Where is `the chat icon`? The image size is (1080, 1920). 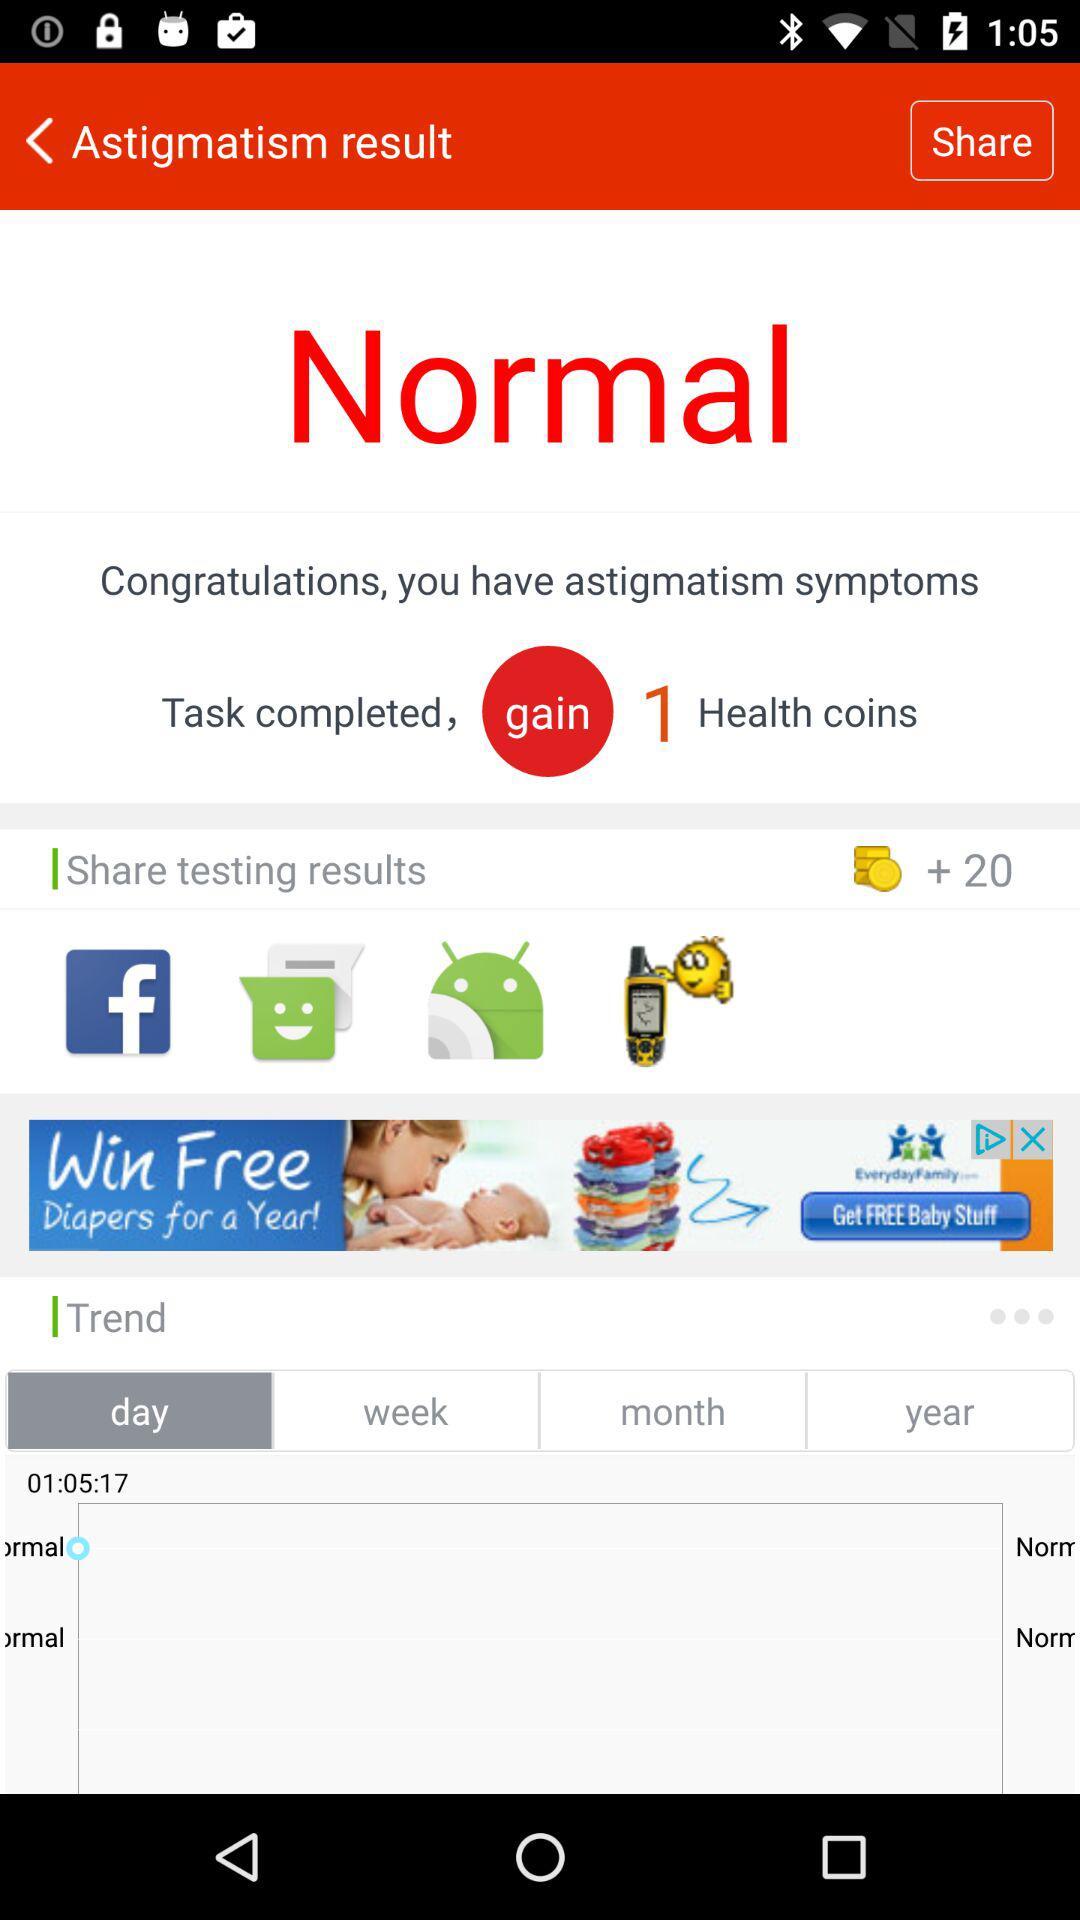
the chat icon is located at coordinates (301, 1001).